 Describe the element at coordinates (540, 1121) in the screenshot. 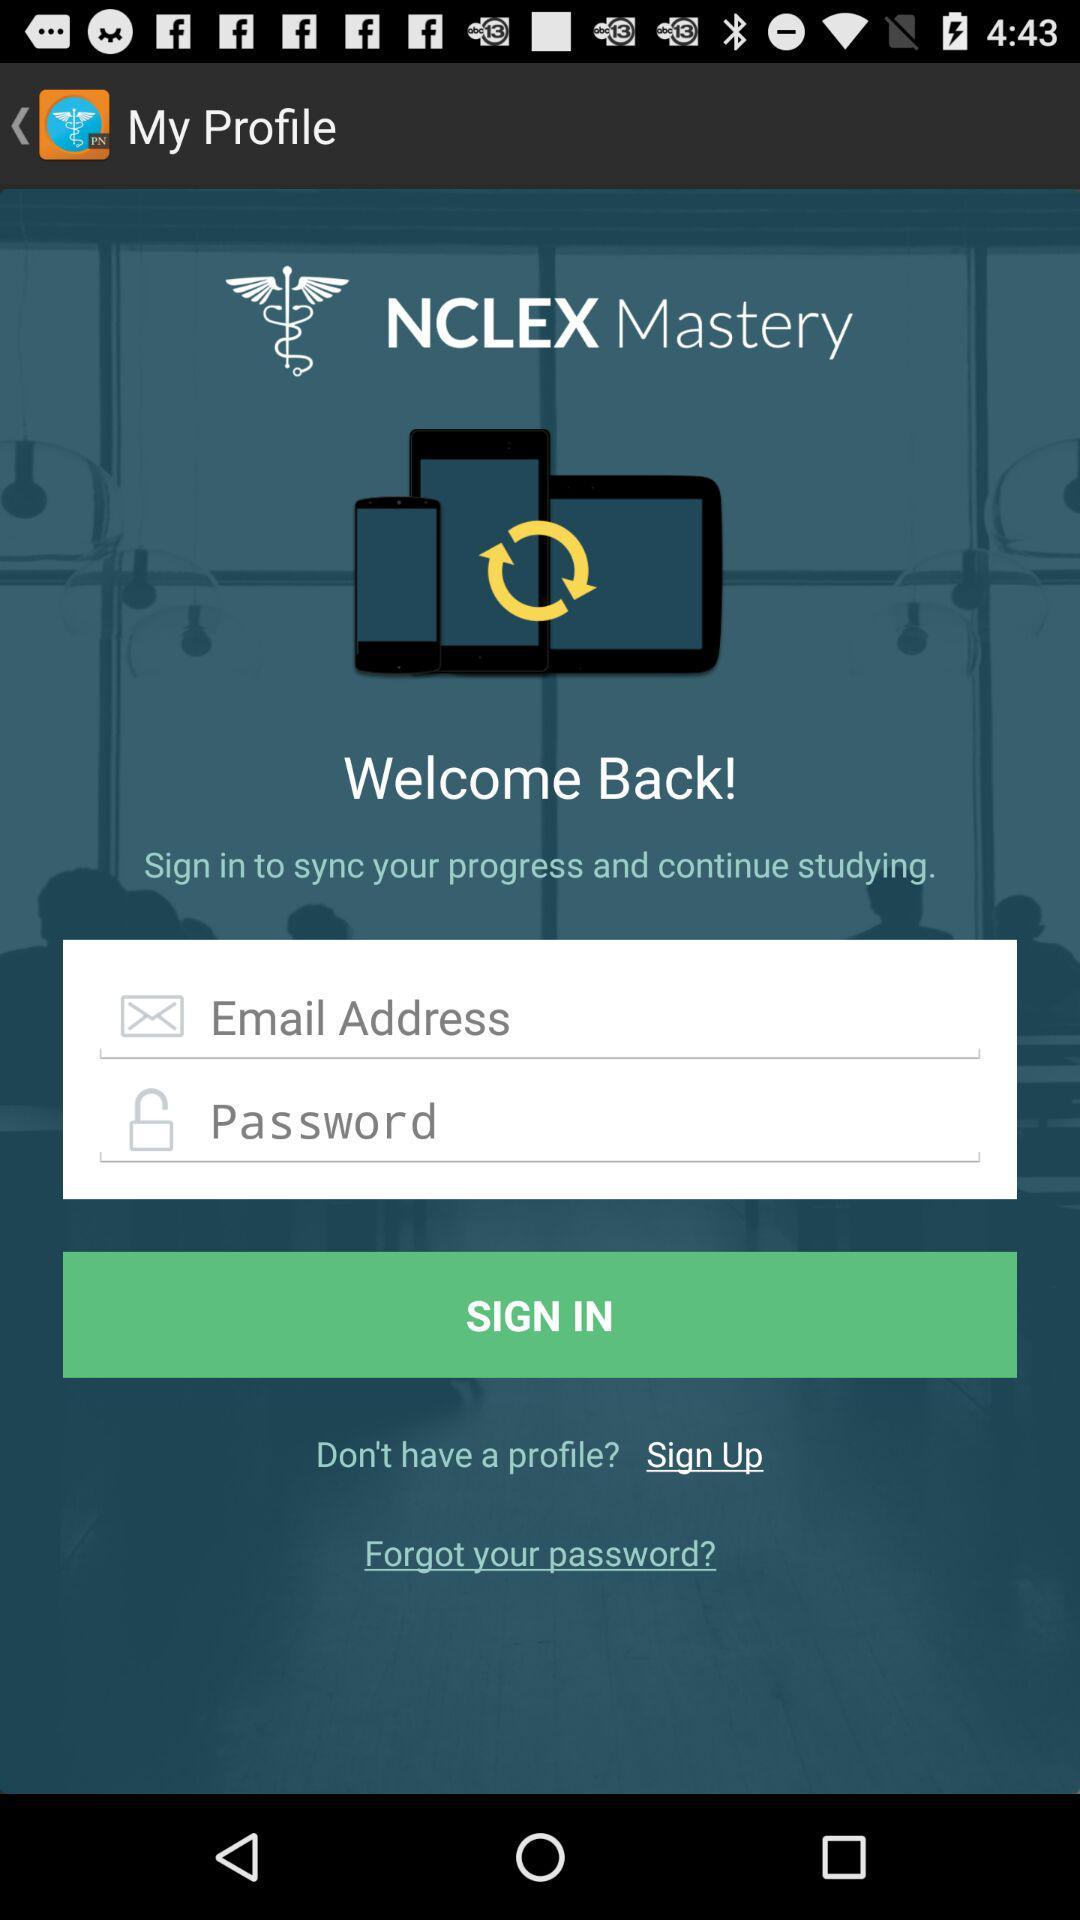

I see `creat password` at that location.